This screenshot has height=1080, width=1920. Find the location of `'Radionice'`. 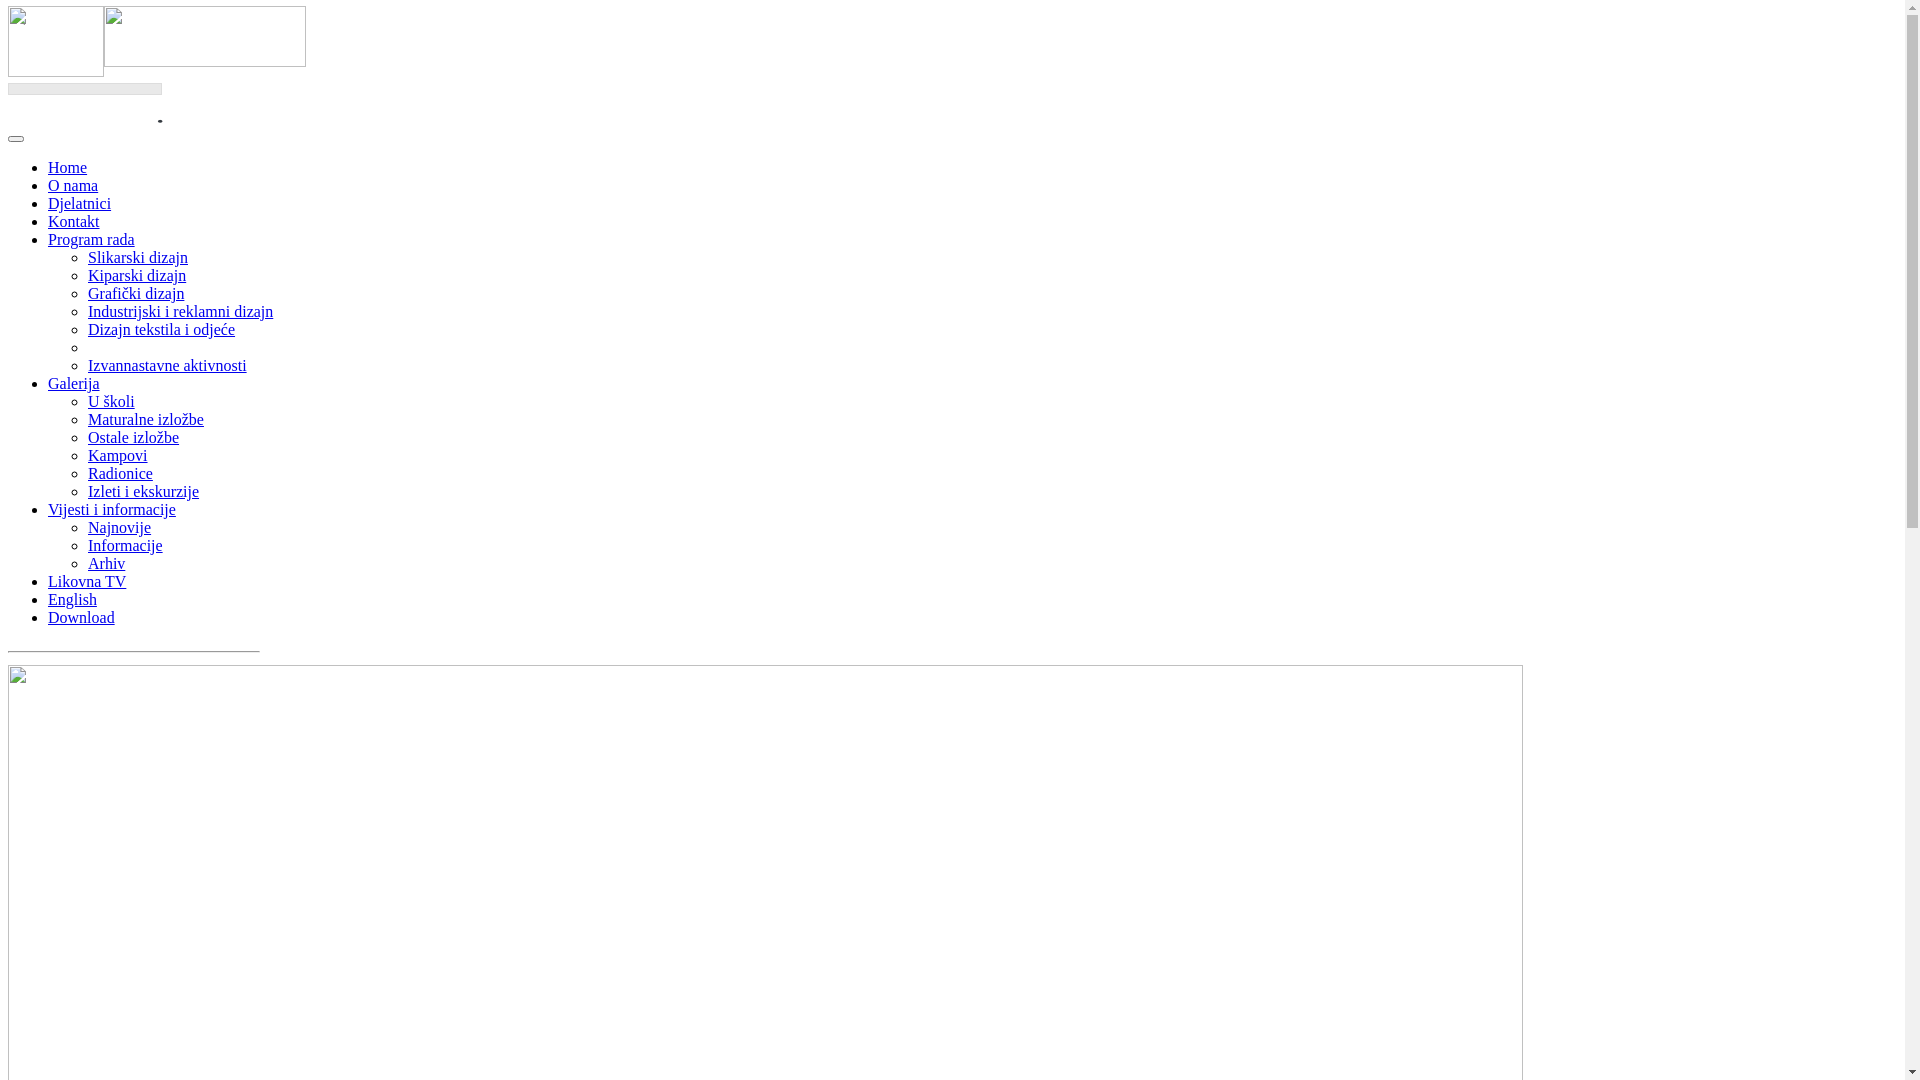

'Radionice' is located at coordinates (119, 473).